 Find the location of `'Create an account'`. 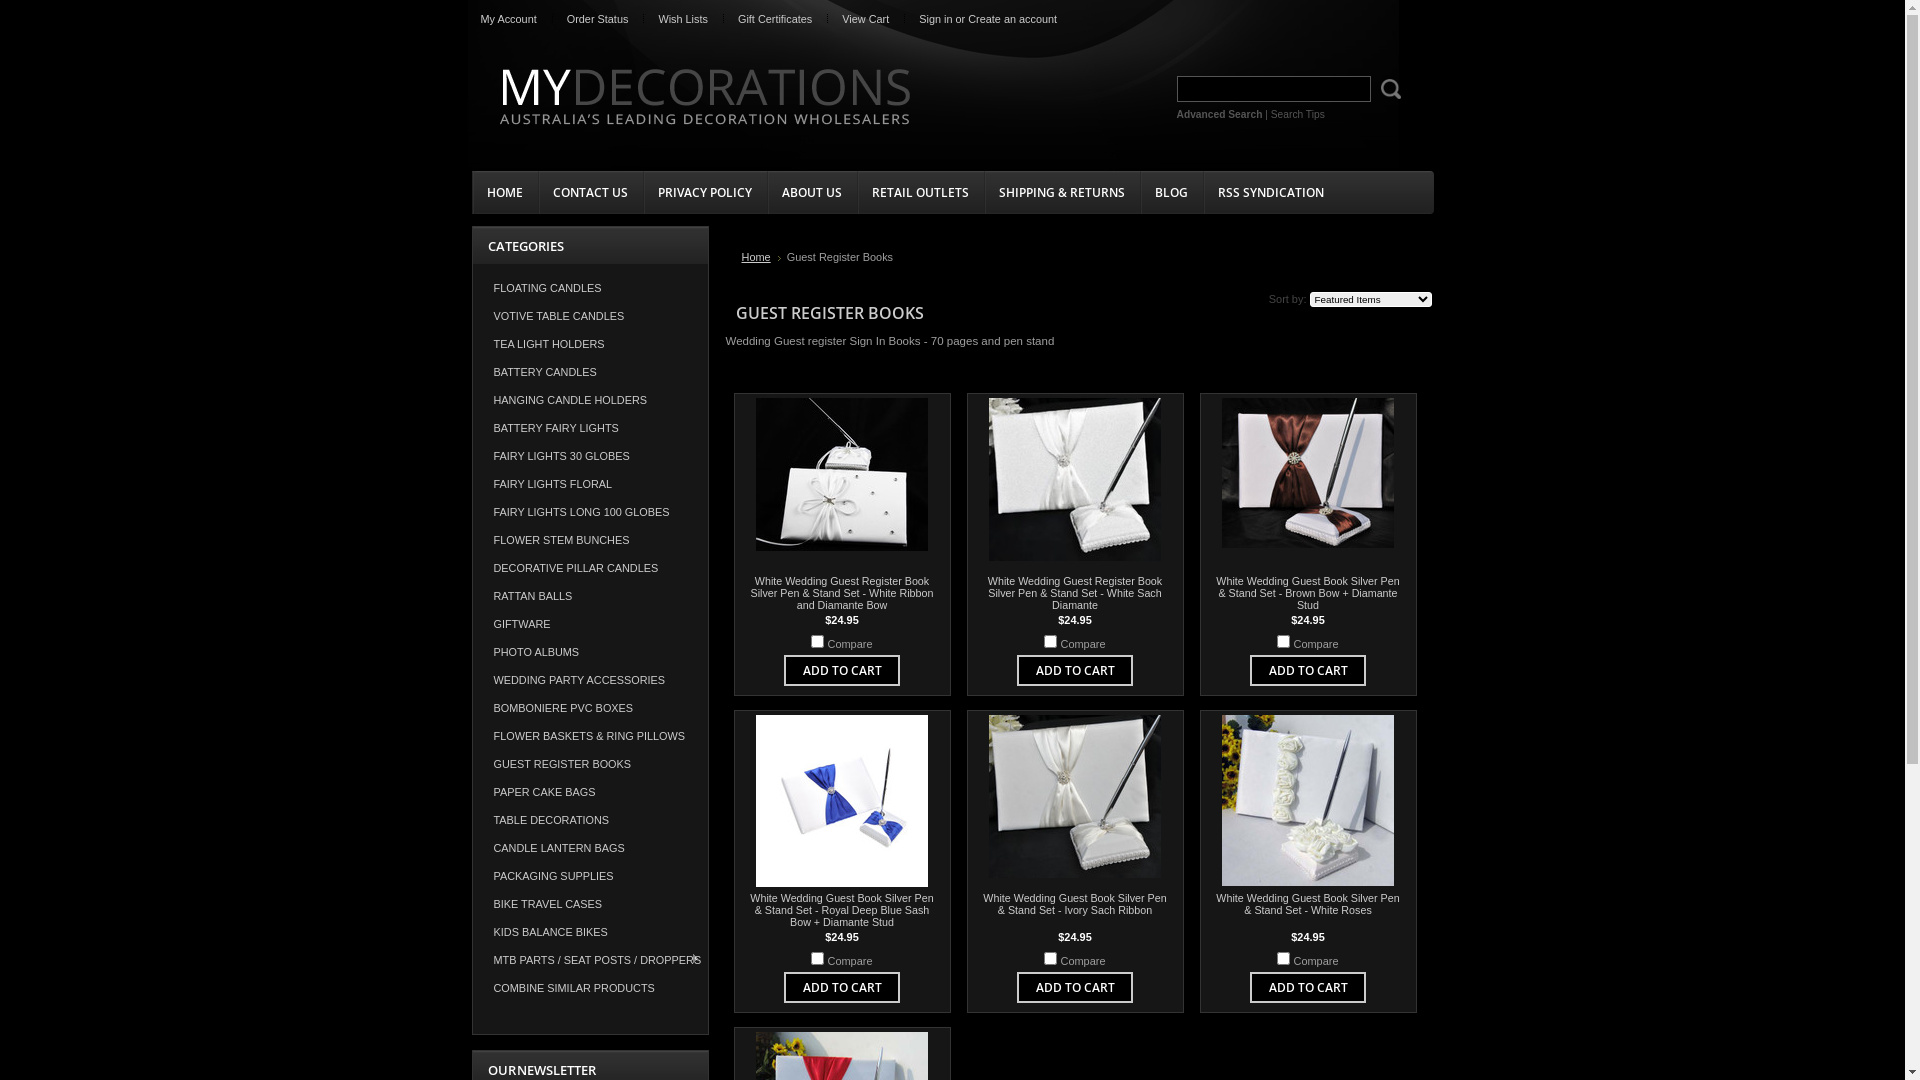

'Create an account' is located at coordinates (968, 19).